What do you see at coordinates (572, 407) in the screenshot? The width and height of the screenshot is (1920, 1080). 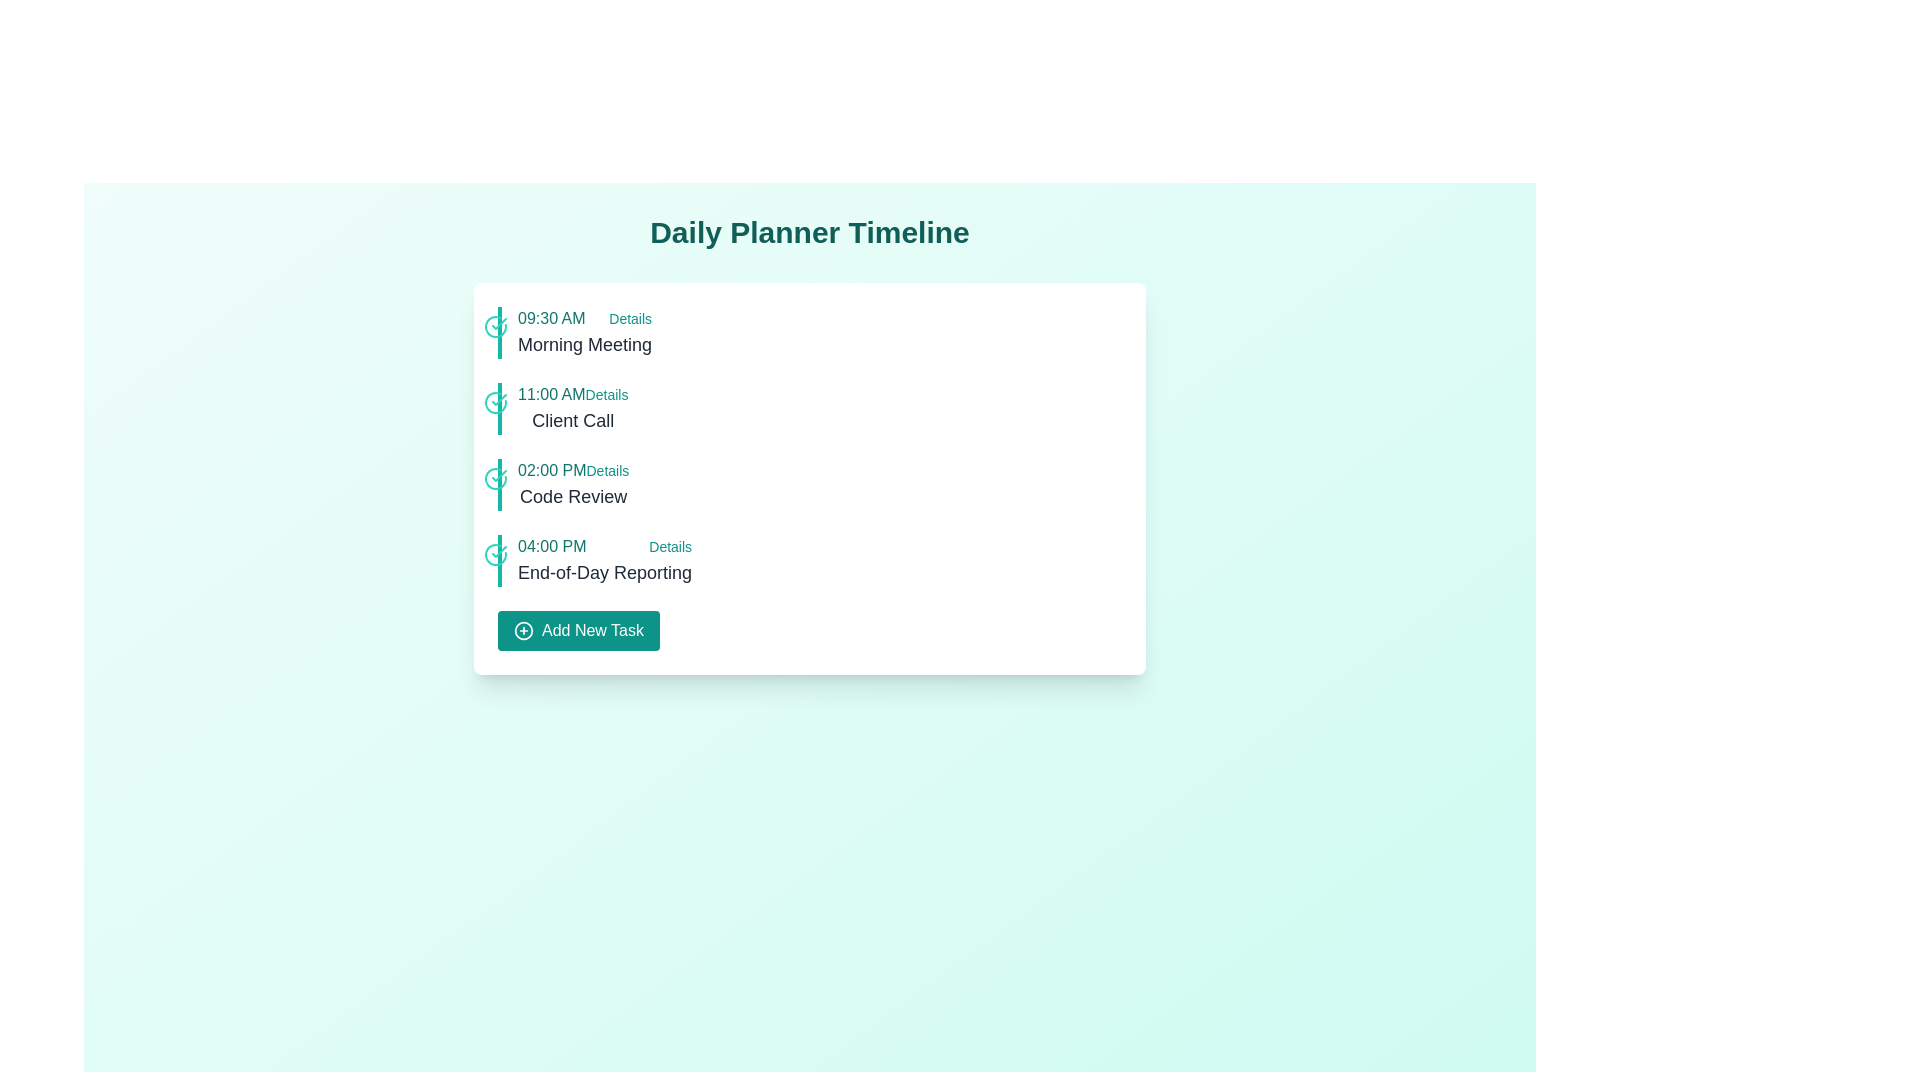 I see `text component displaying appointment details labeled 'Client Call' scheduled for 11:00 AM` at bounding box center [572, 407].